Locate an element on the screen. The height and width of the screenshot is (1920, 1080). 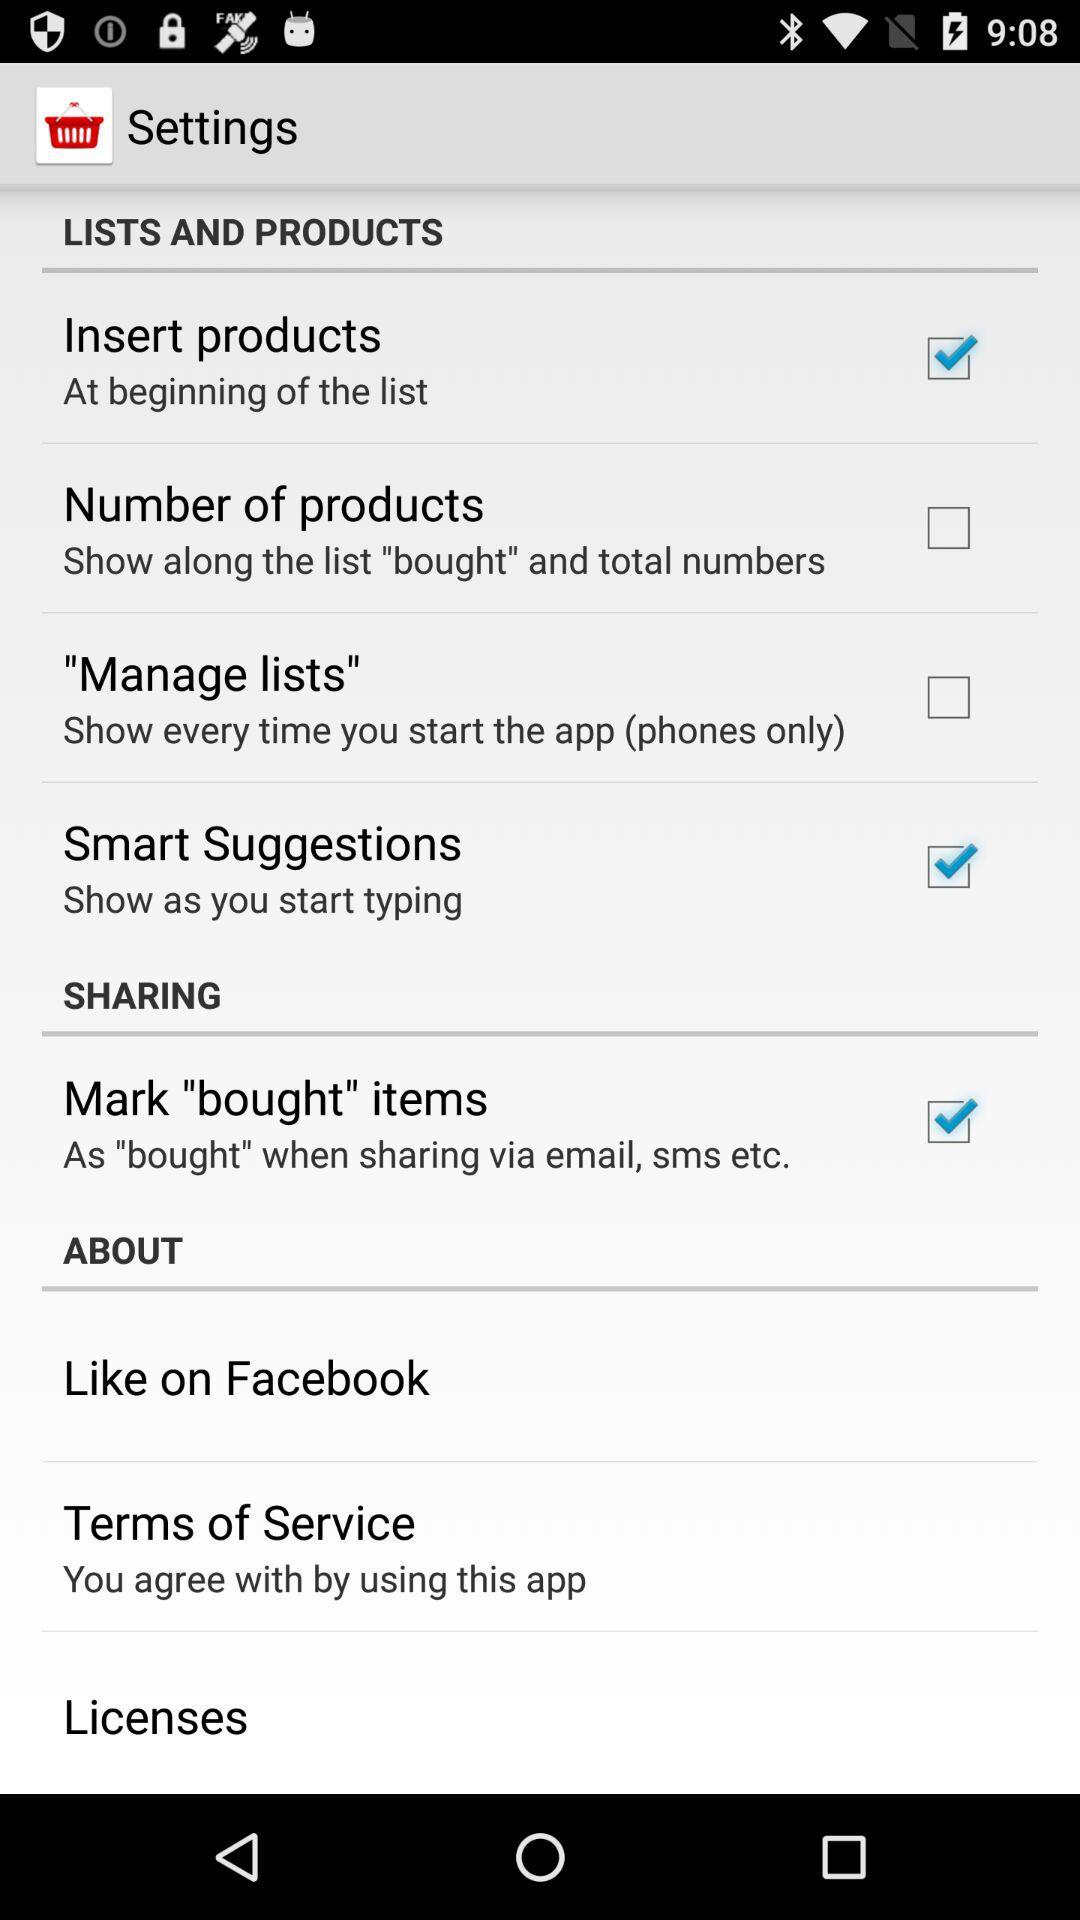
app below the mark "bought" items app is located at coordinates (426, 1153).